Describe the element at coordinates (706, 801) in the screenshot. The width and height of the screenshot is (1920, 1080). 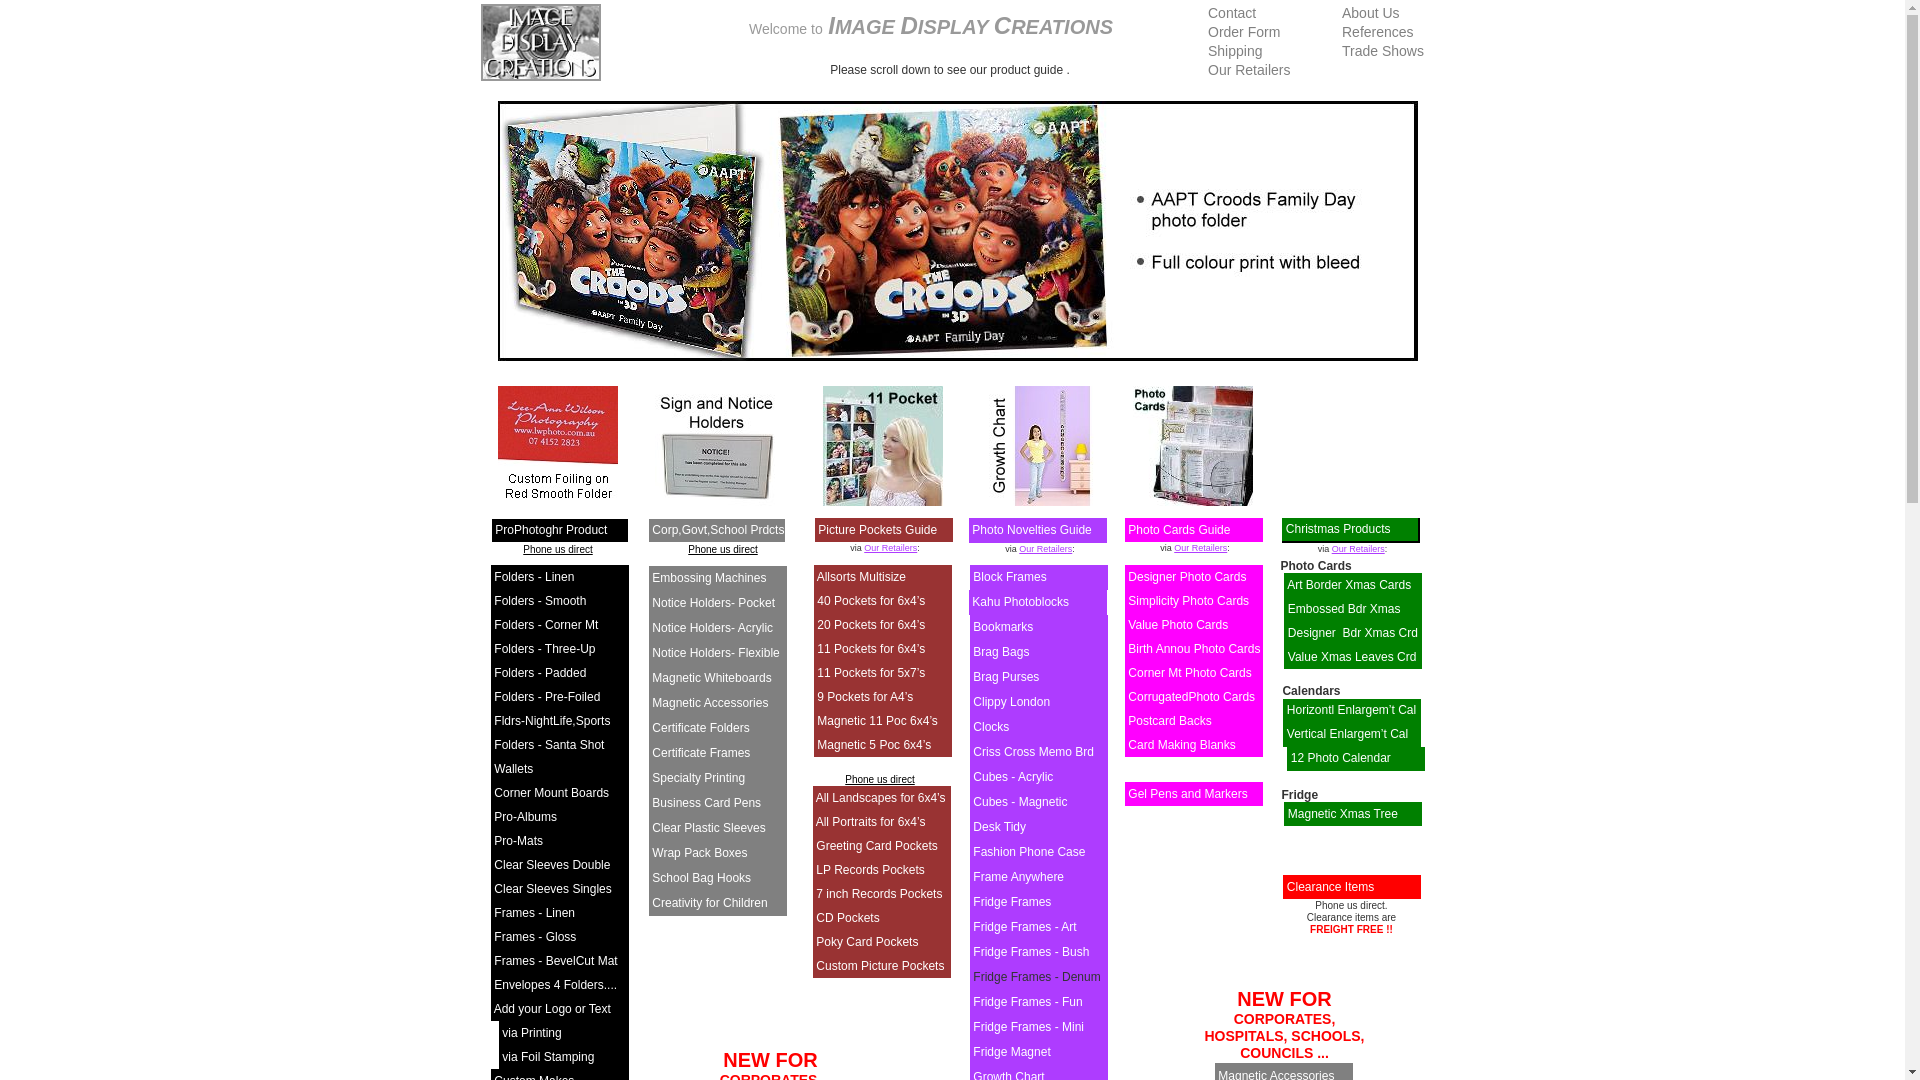
I see `'Business Card Pens'` at that location.